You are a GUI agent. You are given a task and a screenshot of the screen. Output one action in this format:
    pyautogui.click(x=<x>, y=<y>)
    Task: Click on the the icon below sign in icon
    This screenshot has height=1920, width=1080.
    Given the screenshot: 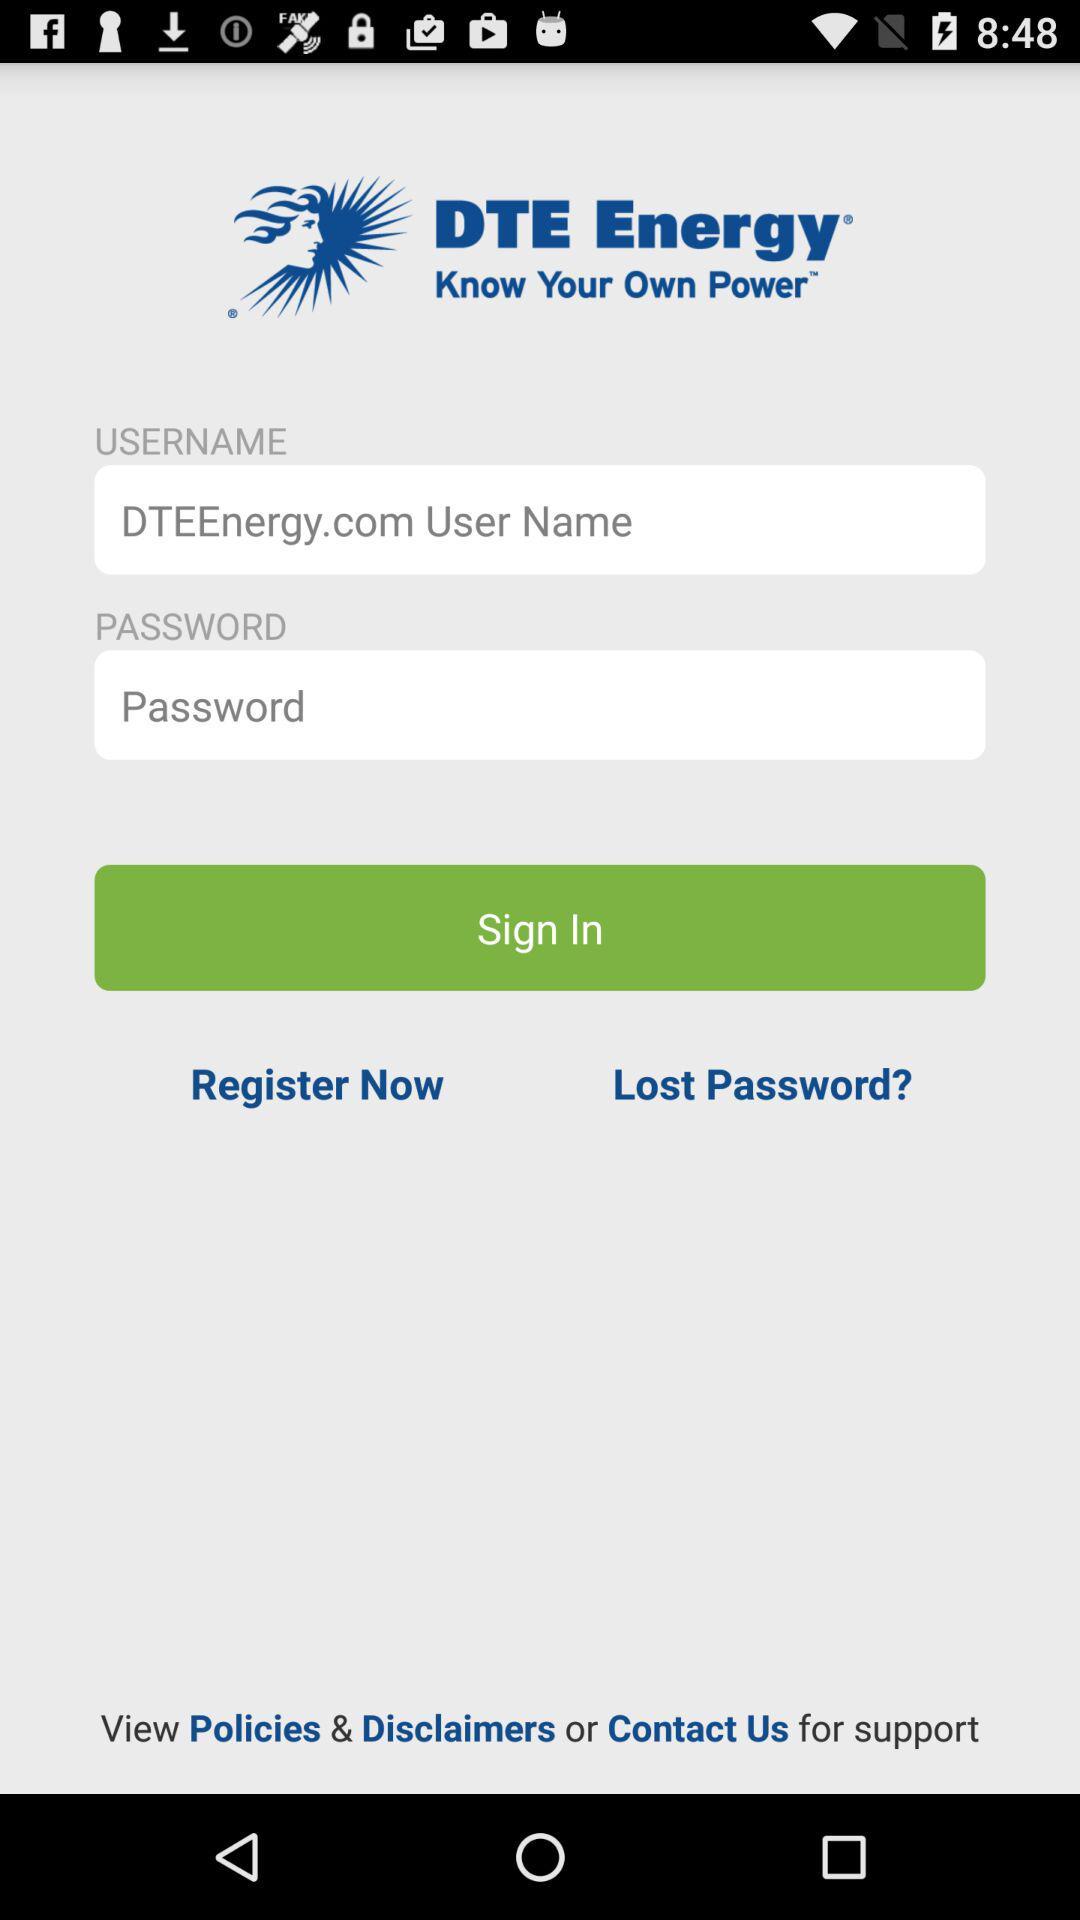 What is the action you would take?
    pyautogui.click(x=316, y=1082)
    